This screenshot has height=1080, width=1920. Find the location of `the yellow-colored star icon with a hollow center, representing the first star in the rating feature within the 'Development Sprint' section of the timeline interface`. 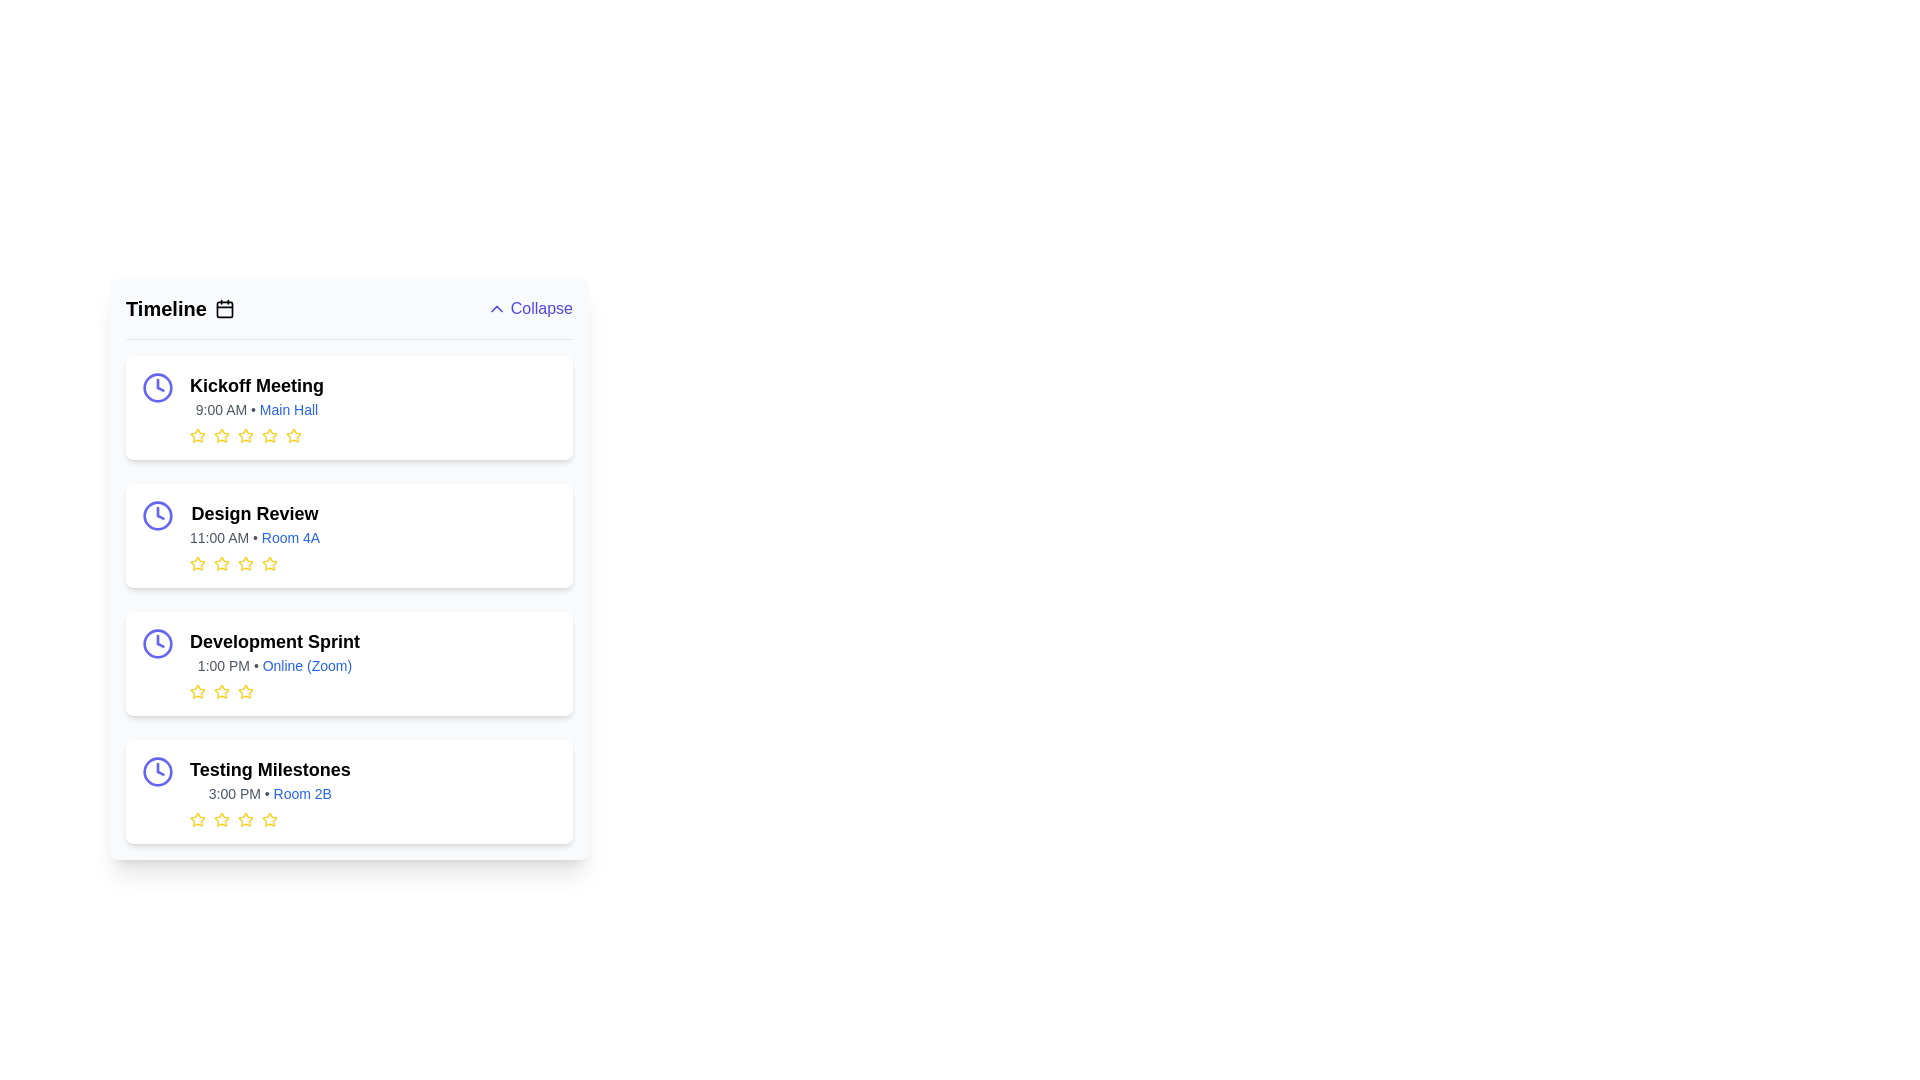

the yellow-colored star icon with a hollow center, representing the first star in the rating feature within the 'Development Sprint' section of the timeline interface is located at coordinates (197, 690).